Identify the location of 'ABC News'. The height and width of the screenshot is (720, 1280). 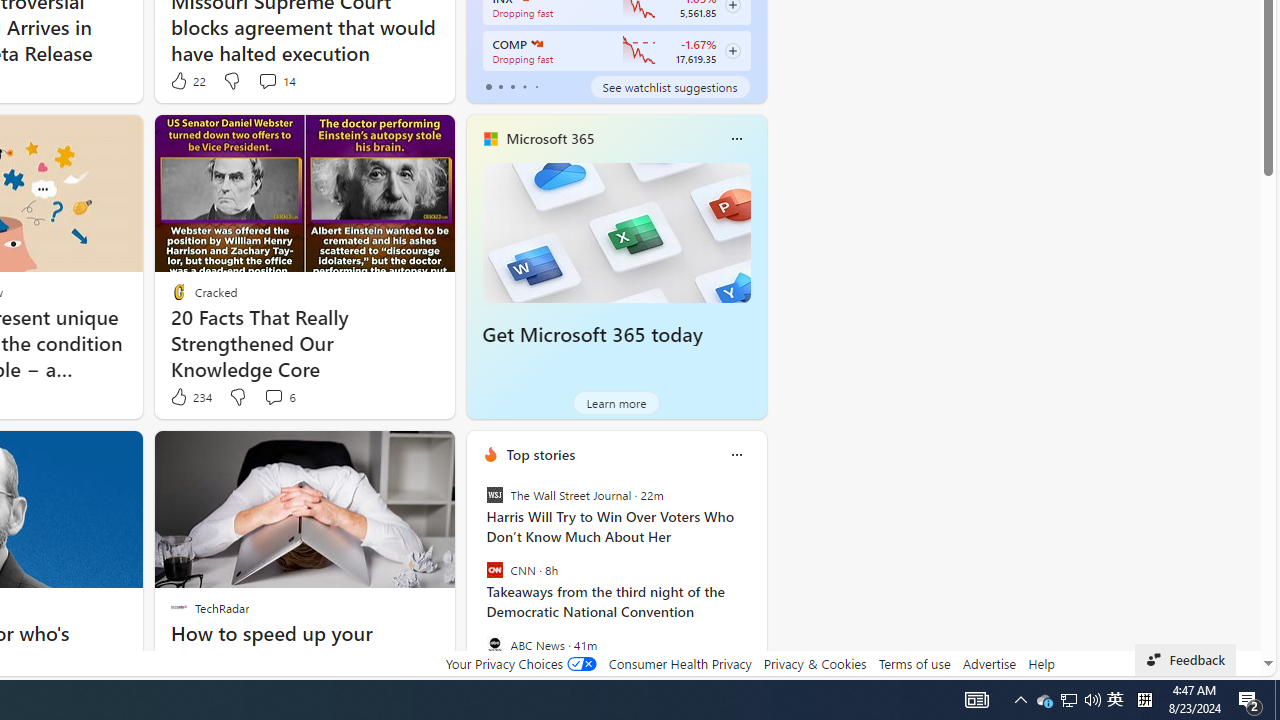
(494, 644).